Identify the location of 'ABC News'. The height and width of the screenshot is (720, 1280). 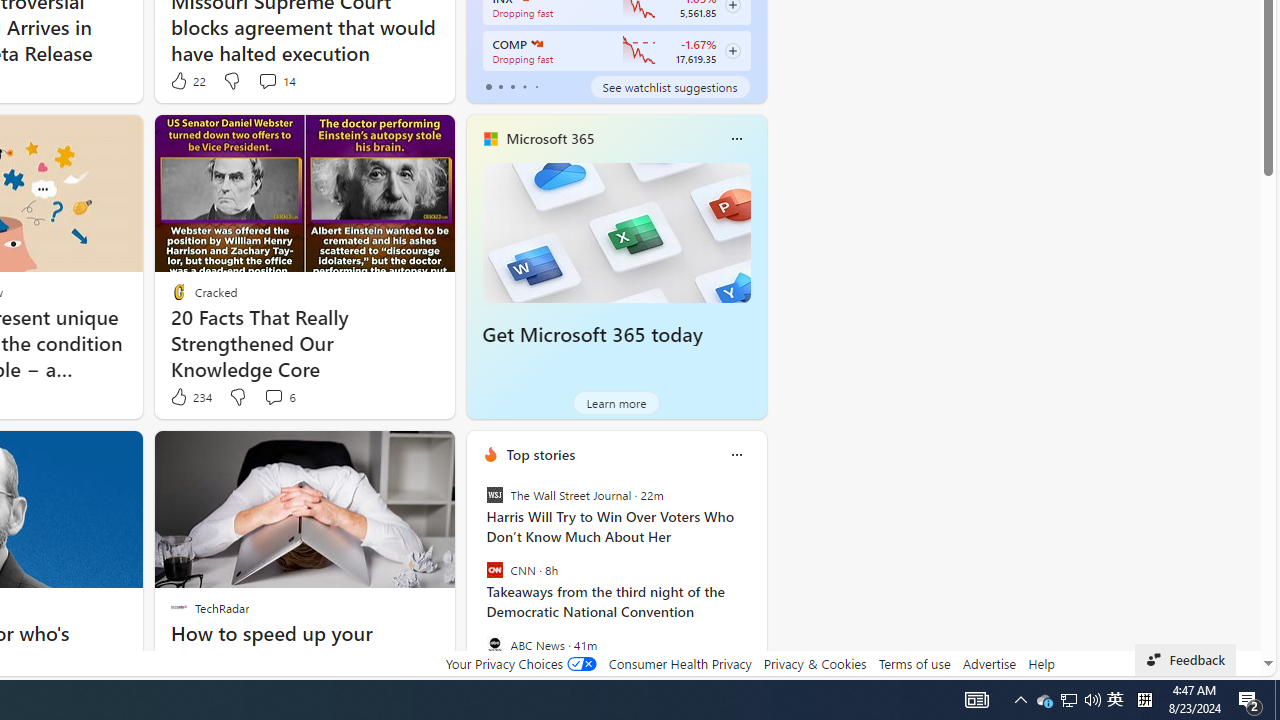
(494, 644).